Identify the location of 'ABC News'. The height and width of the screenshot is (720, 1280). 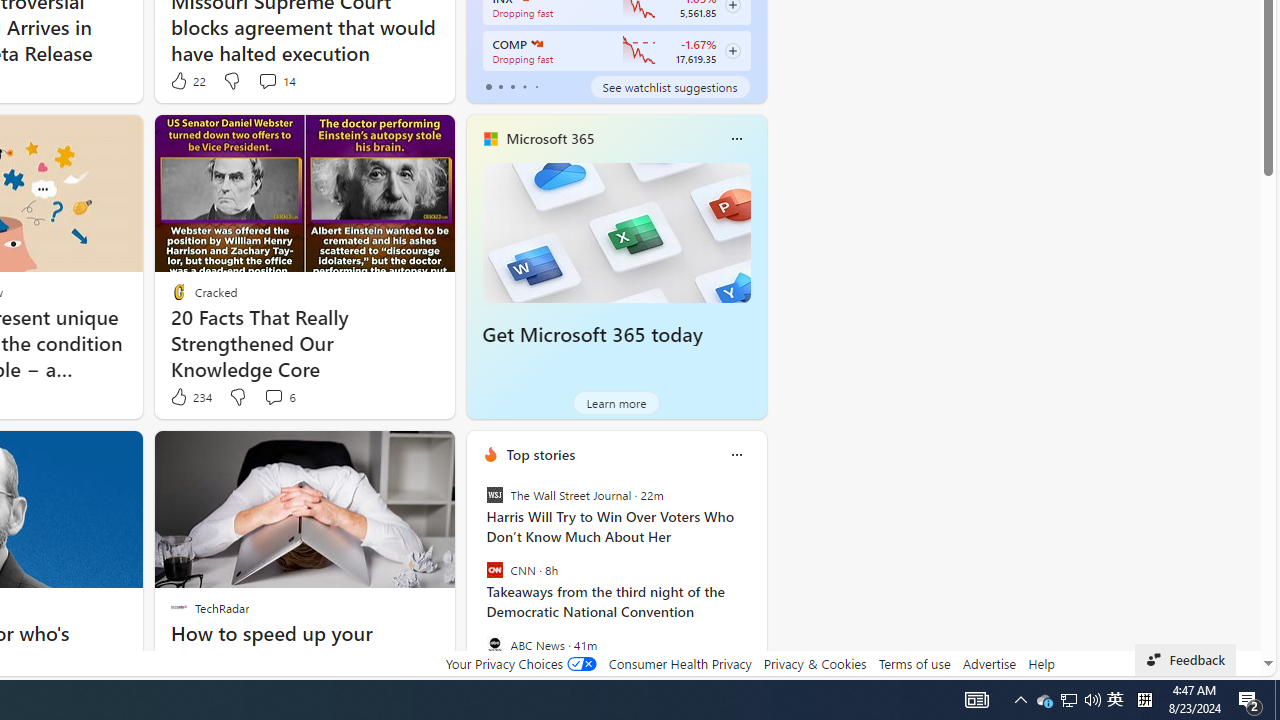
(494, 644).